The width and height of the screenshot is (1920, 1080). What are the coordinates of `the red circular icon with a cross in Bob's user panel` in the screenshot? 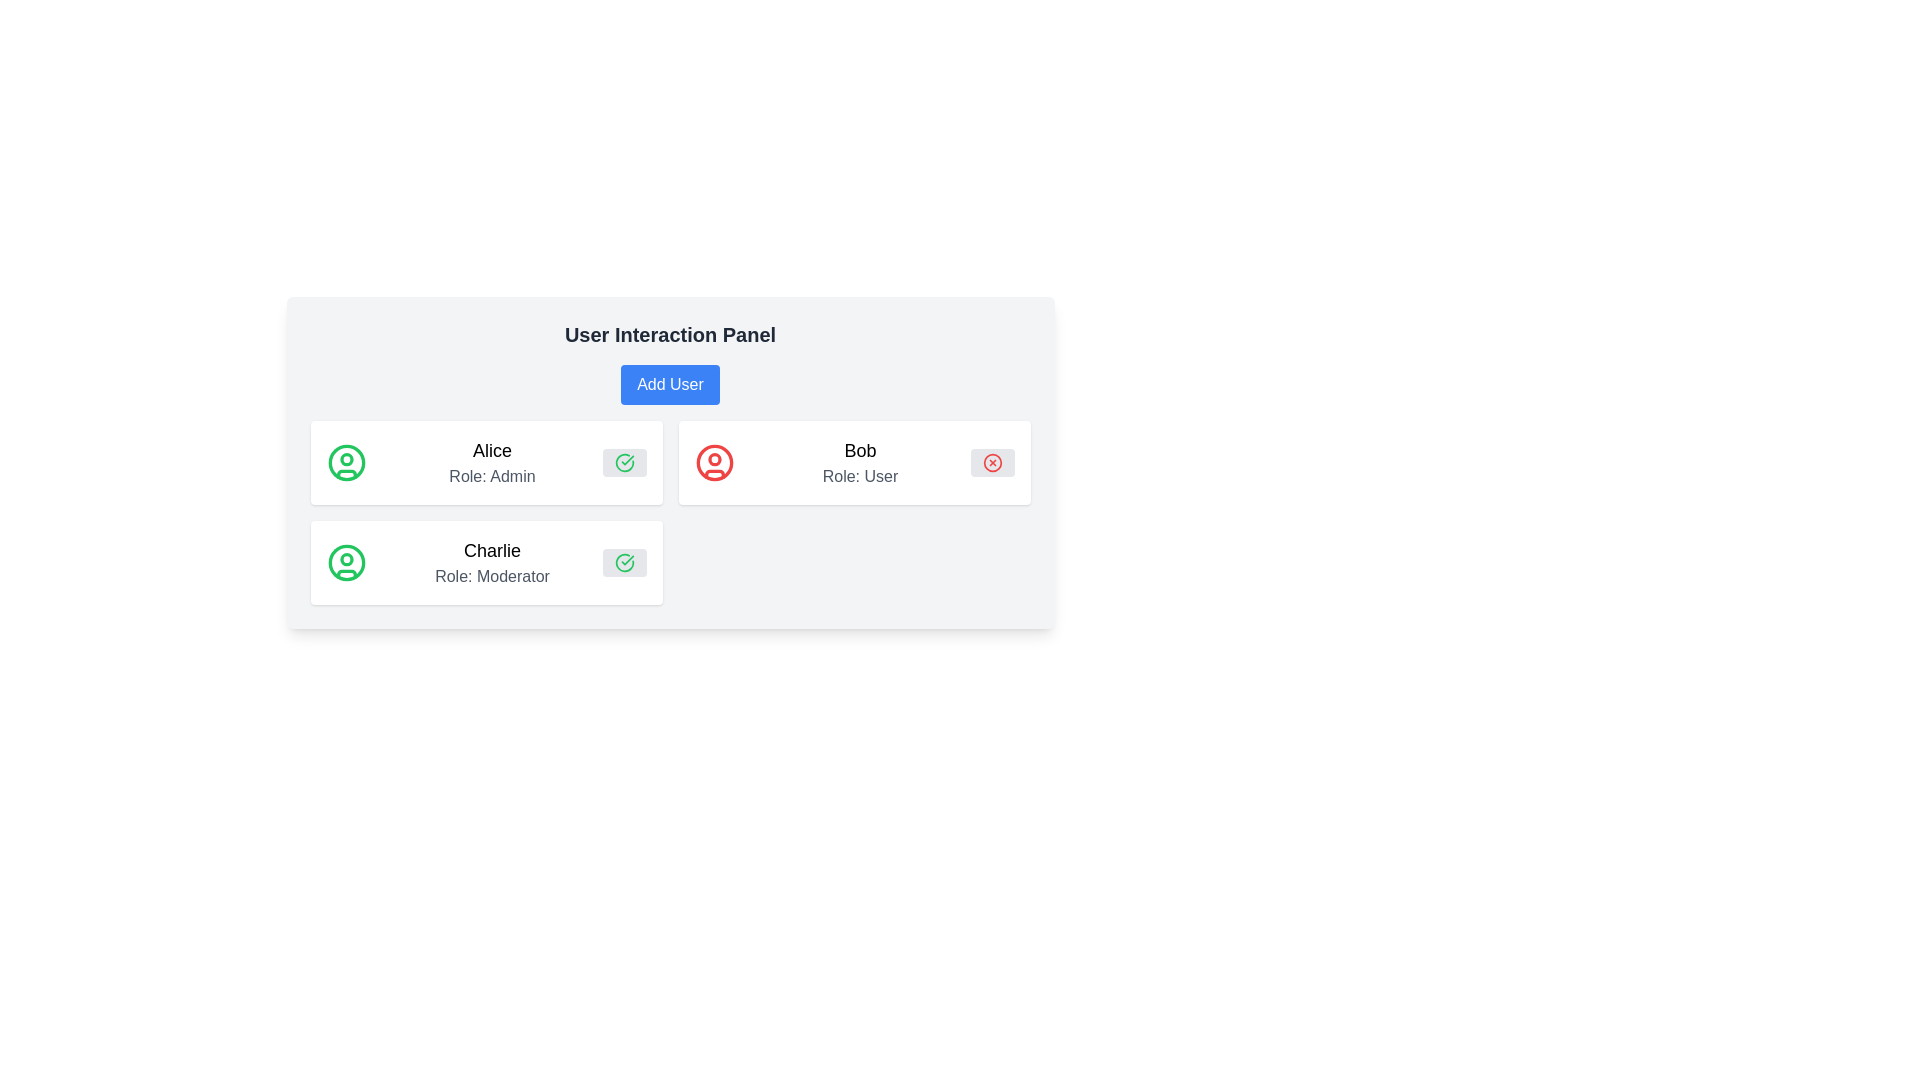 It's located at (992, 462).